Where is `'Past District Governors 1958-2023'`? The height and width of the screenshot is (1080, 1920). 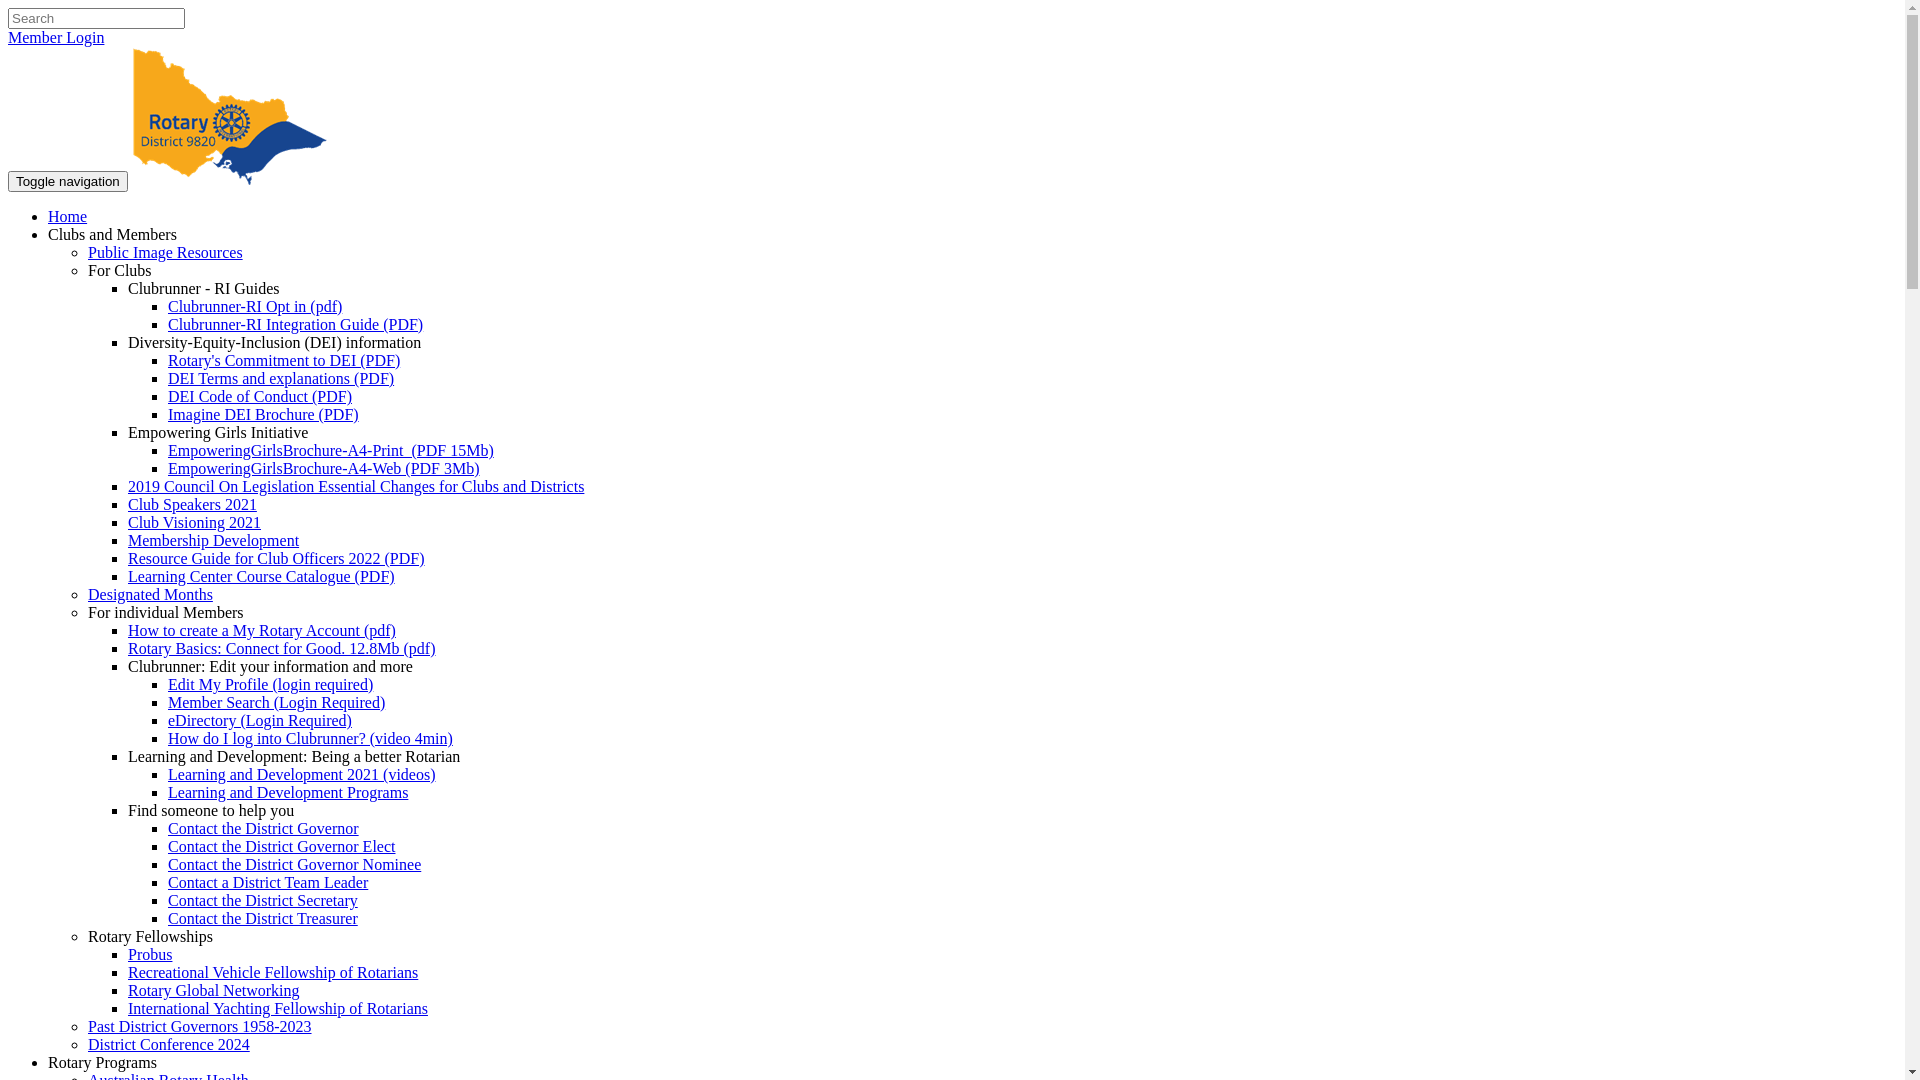 'Past District Governors 1958-2023' is located at coordinates (200, 1026).